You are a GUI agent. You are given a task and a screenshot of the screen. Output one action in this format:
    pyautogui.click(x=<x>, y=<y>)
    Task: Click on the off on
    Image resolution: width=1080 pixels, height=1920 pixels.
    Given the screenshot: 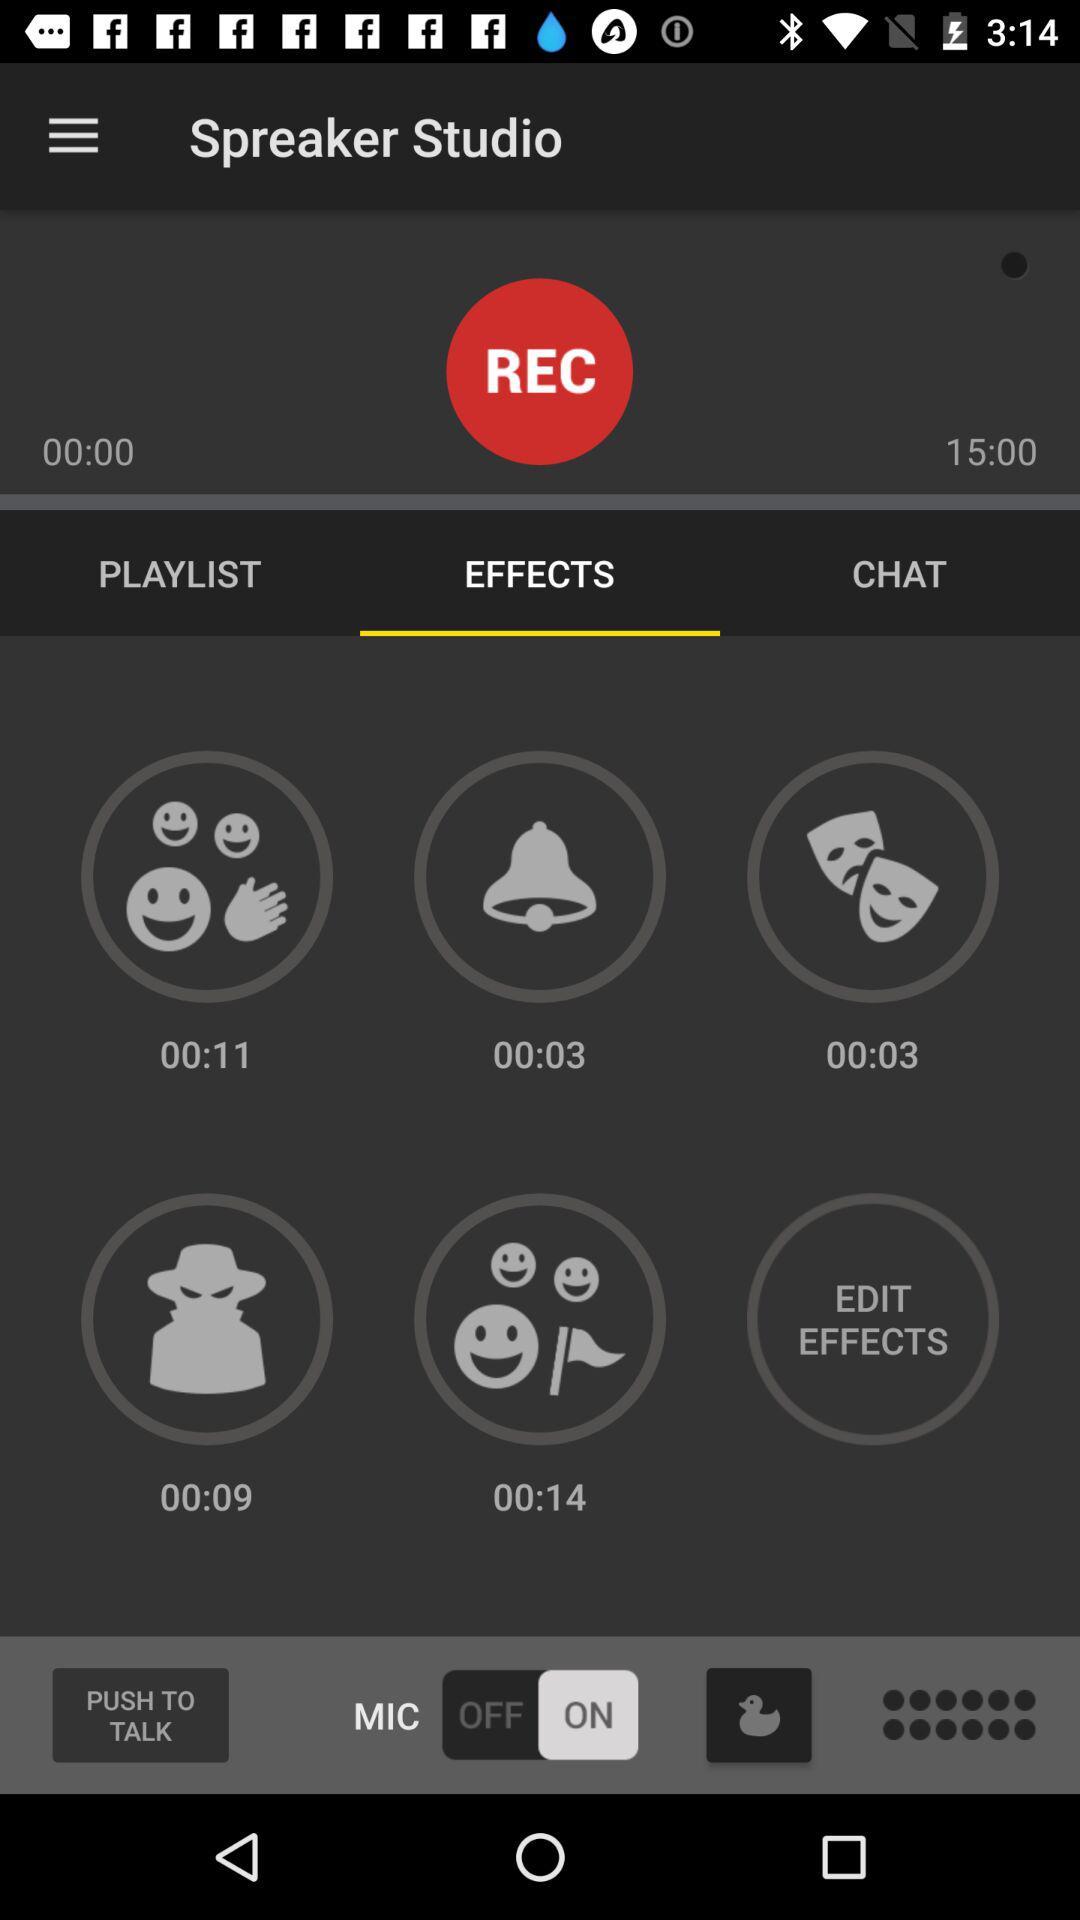 What is the action you would take?
    pyautogui.click(x=538, y=1713)
    